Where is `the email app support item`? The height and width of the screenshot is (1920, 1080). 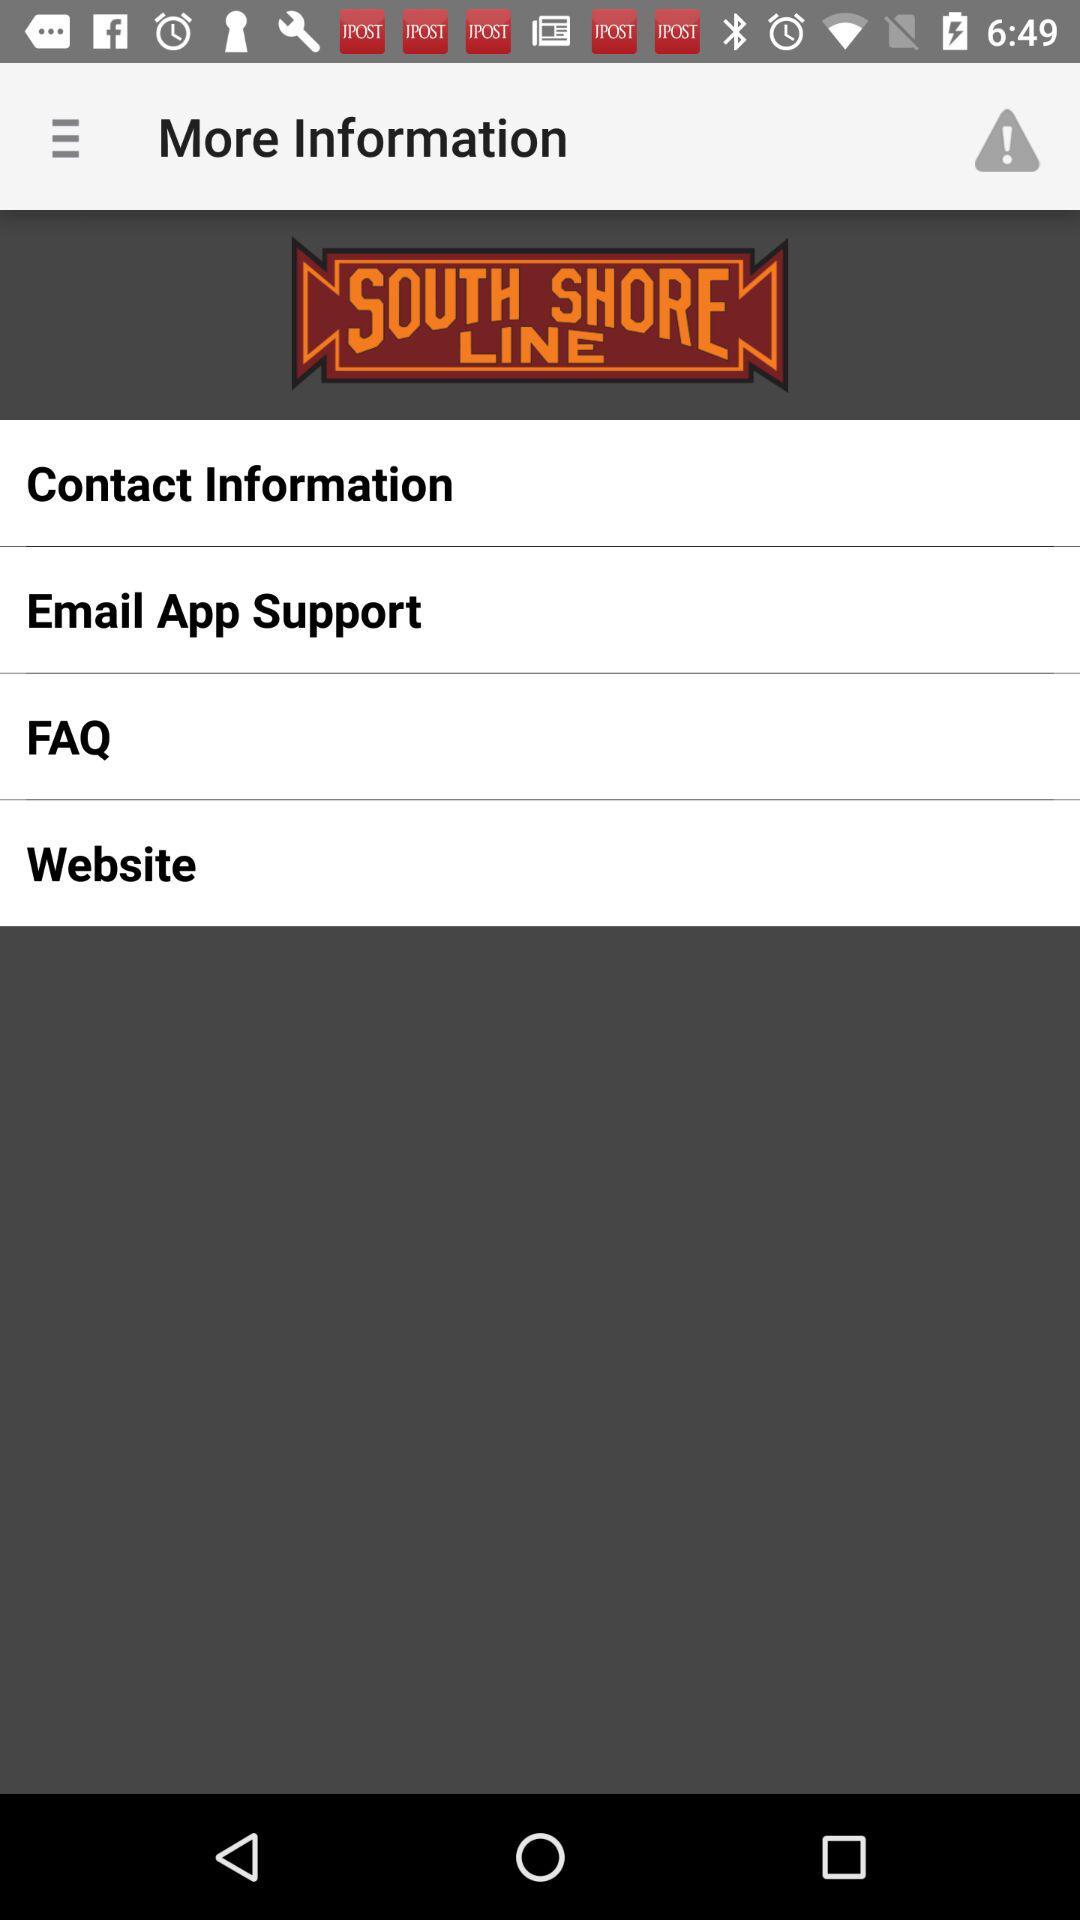 the email app support item is located at coordinates (507, 608).